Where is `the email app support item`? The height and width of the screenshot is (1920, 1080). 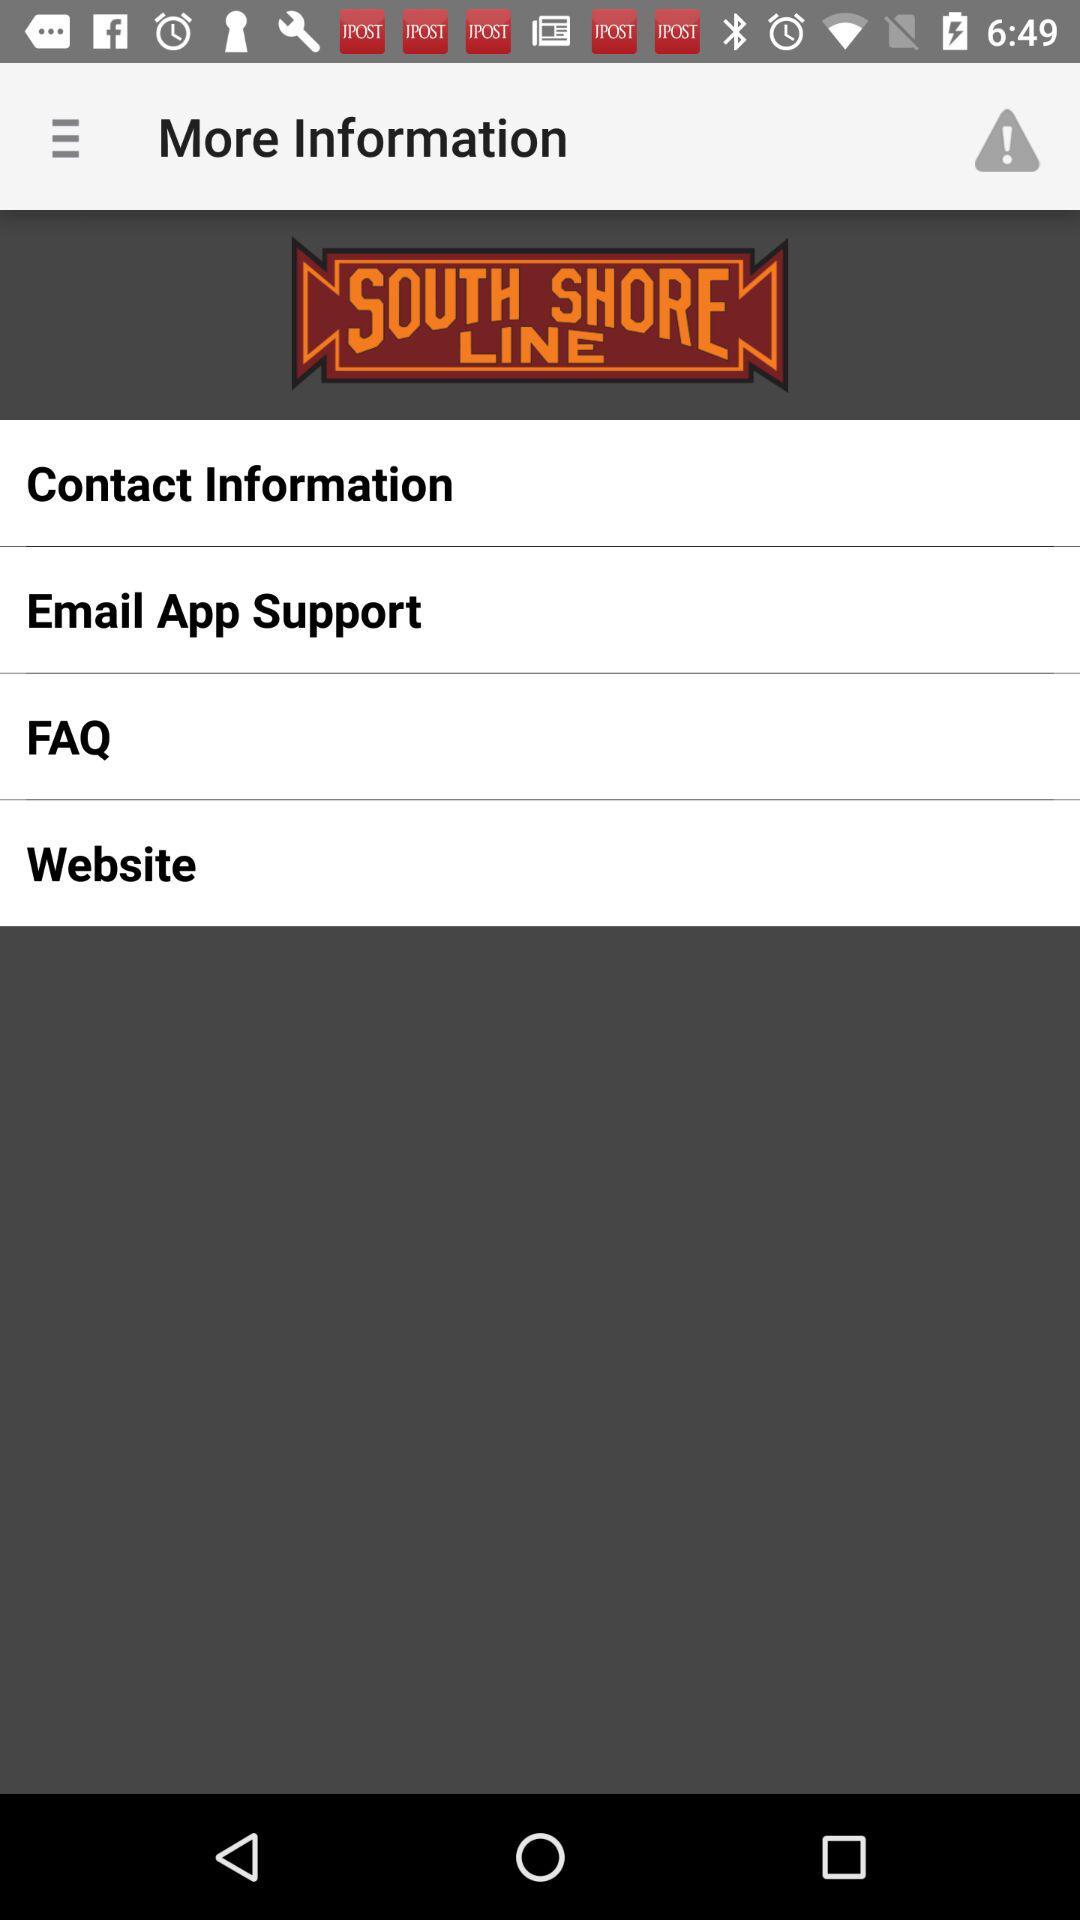 the email app support item is located at coordinates (507, 608).